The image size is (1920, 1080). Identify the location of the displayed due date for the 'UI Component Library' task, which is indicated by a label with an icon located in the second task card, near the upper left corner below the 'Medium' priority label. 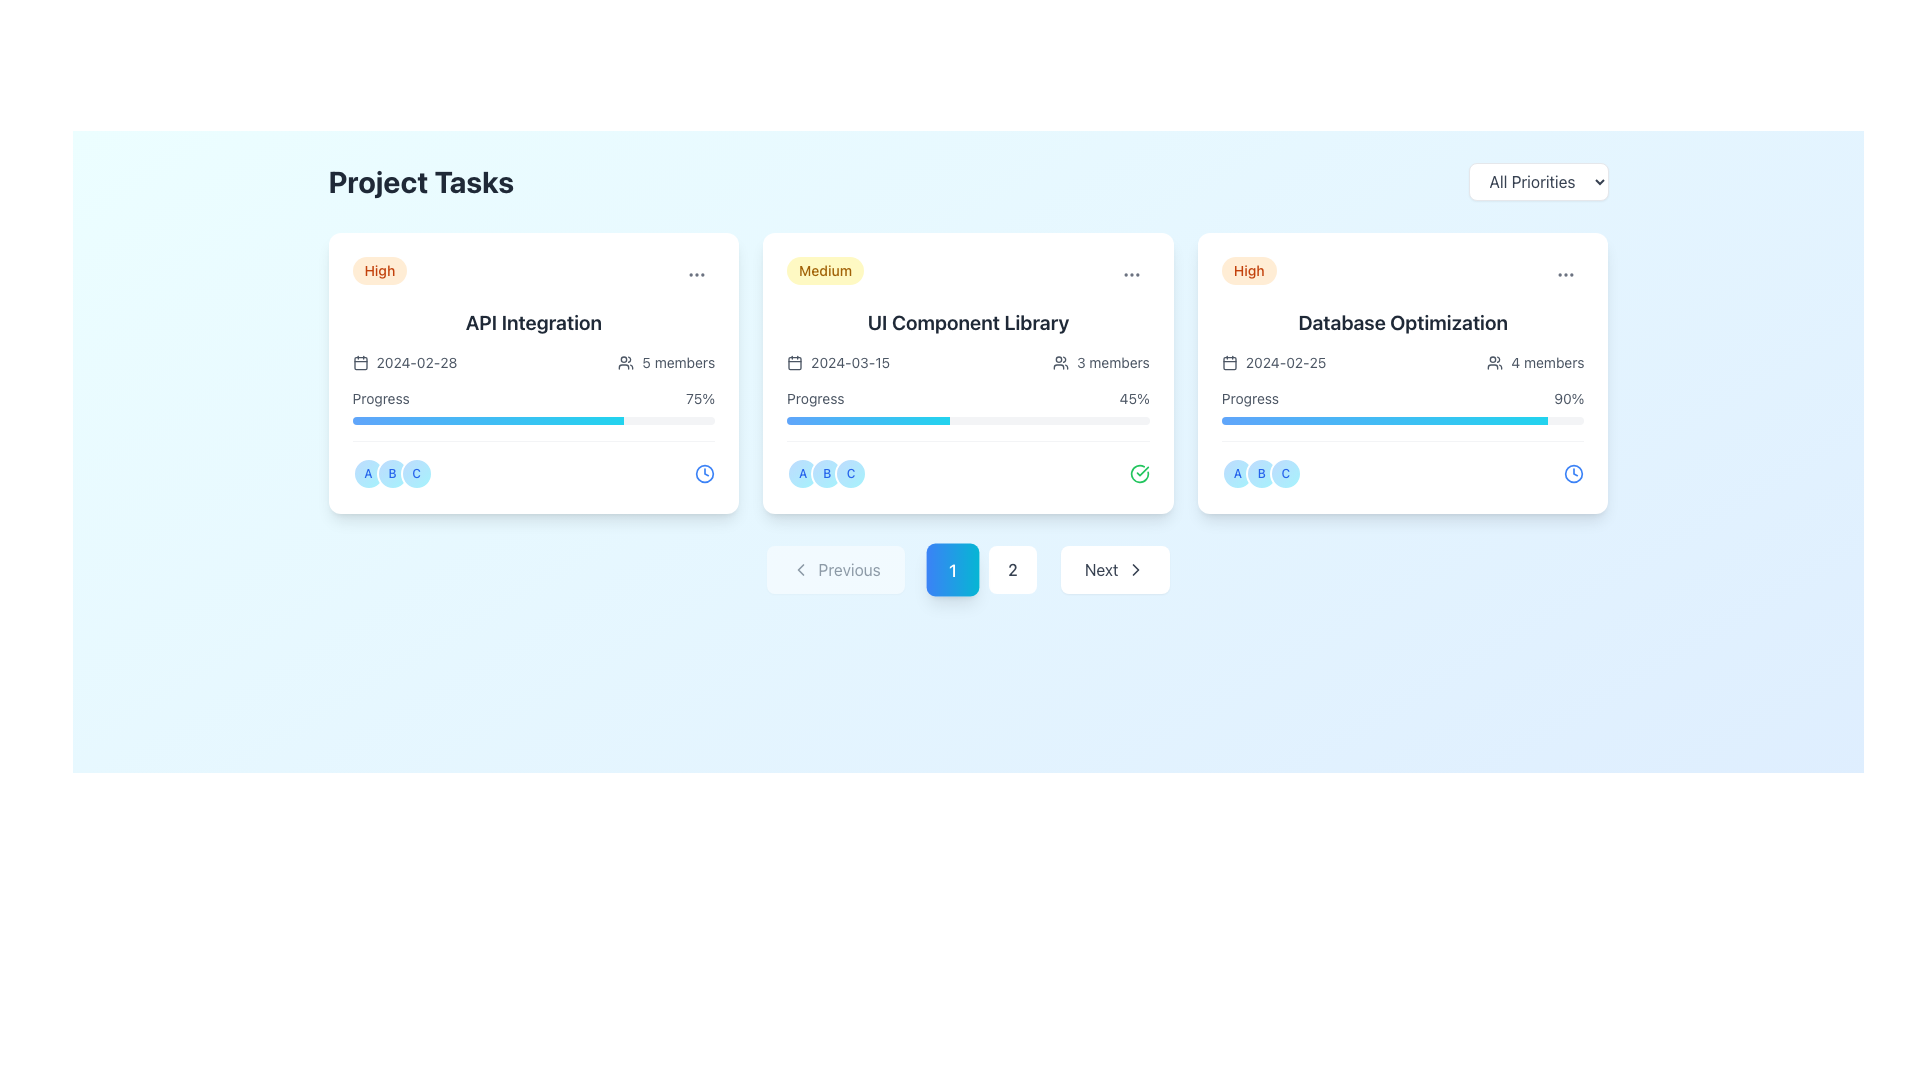
(838, 362).